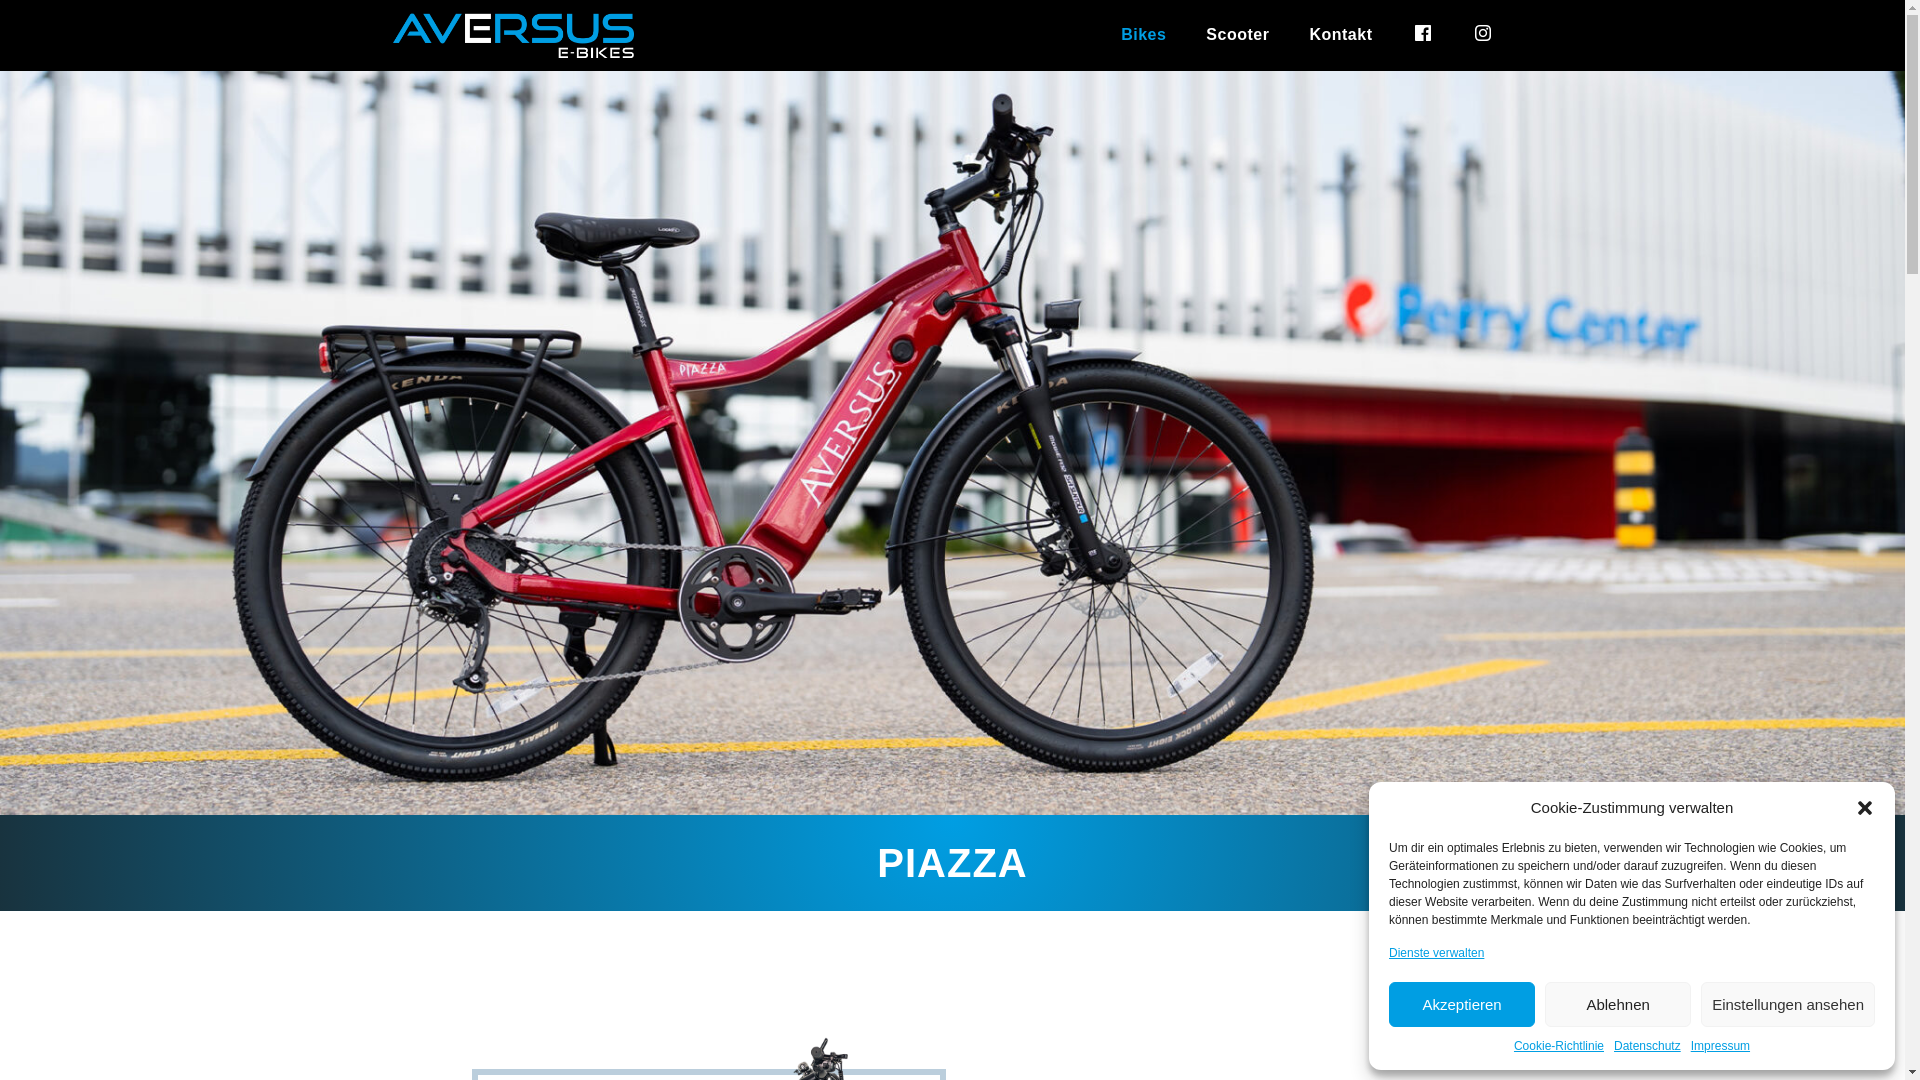  I want to click on 'Ablehnen', so click(1617, 1004).